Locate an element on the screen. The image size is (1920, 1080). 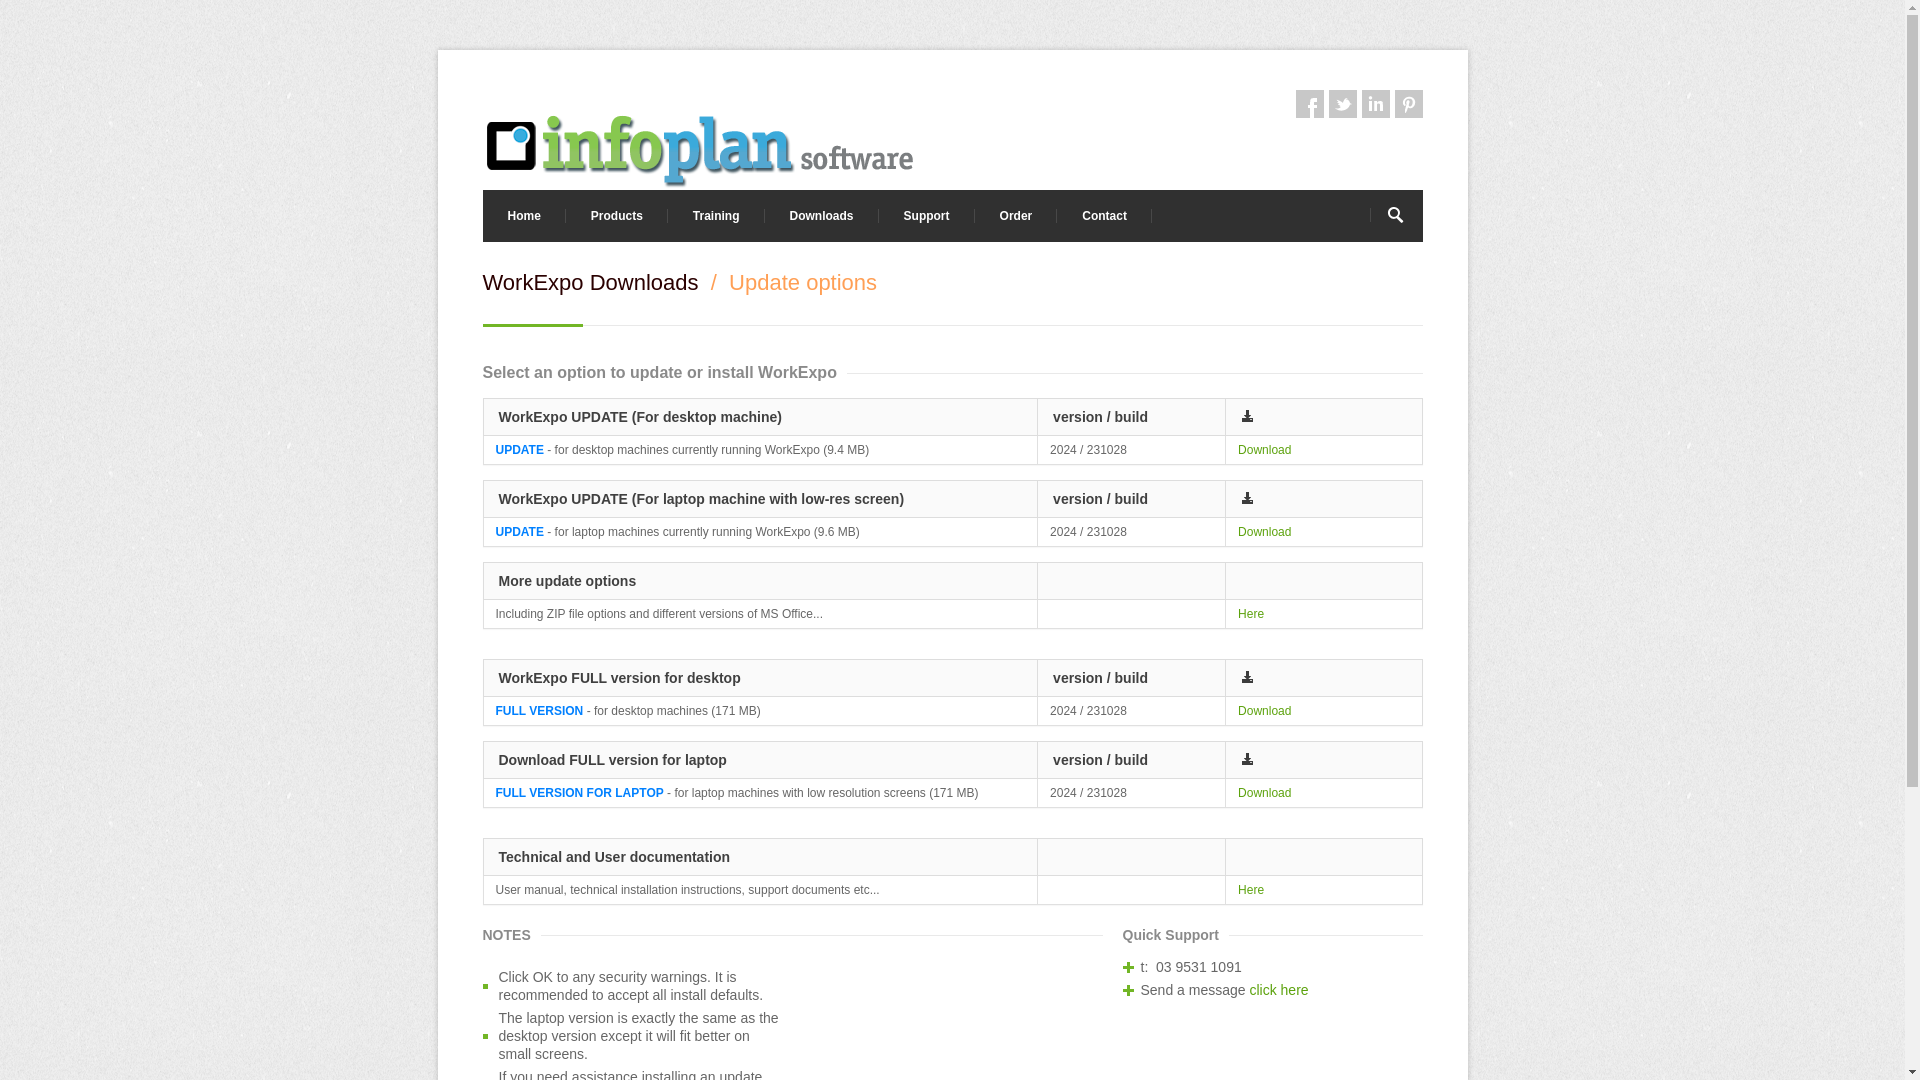
'Products' is located at coordinates (616, 216).